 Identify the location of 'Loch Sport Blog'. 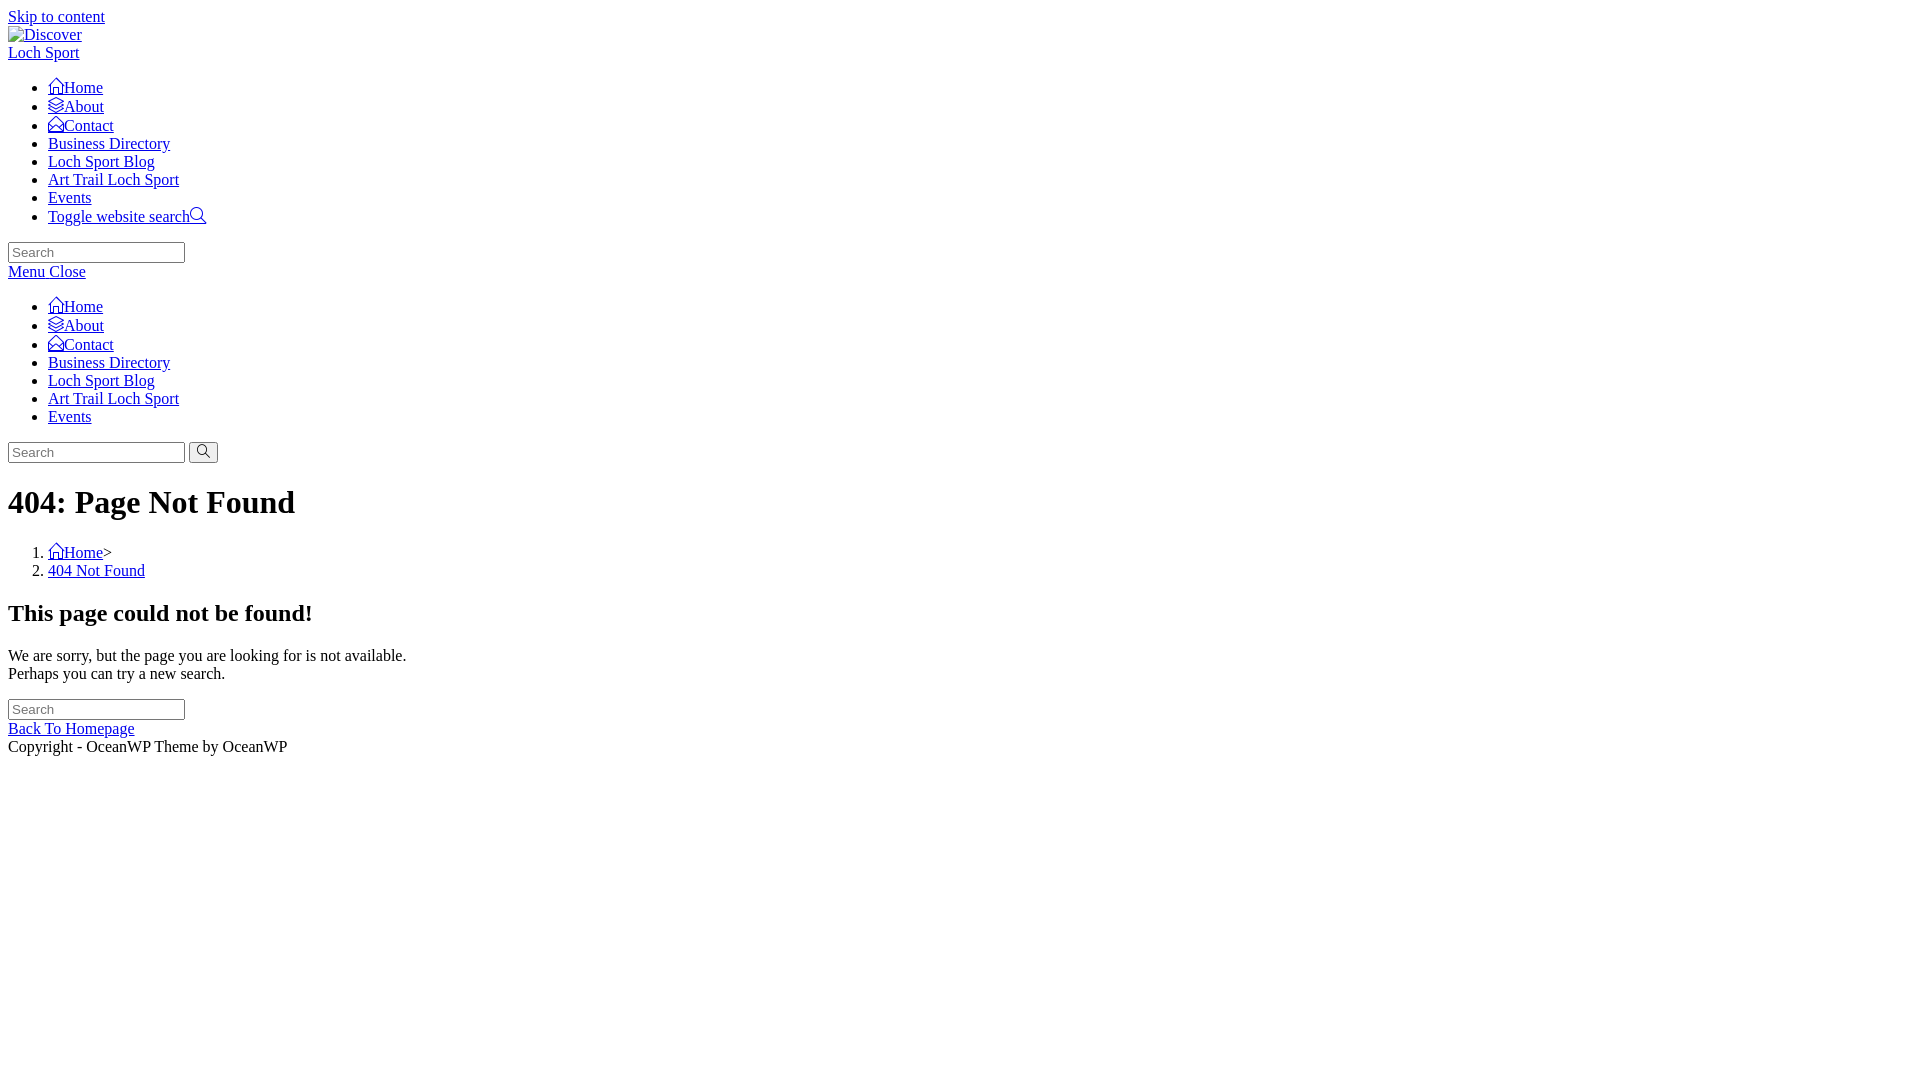
(100, 160).